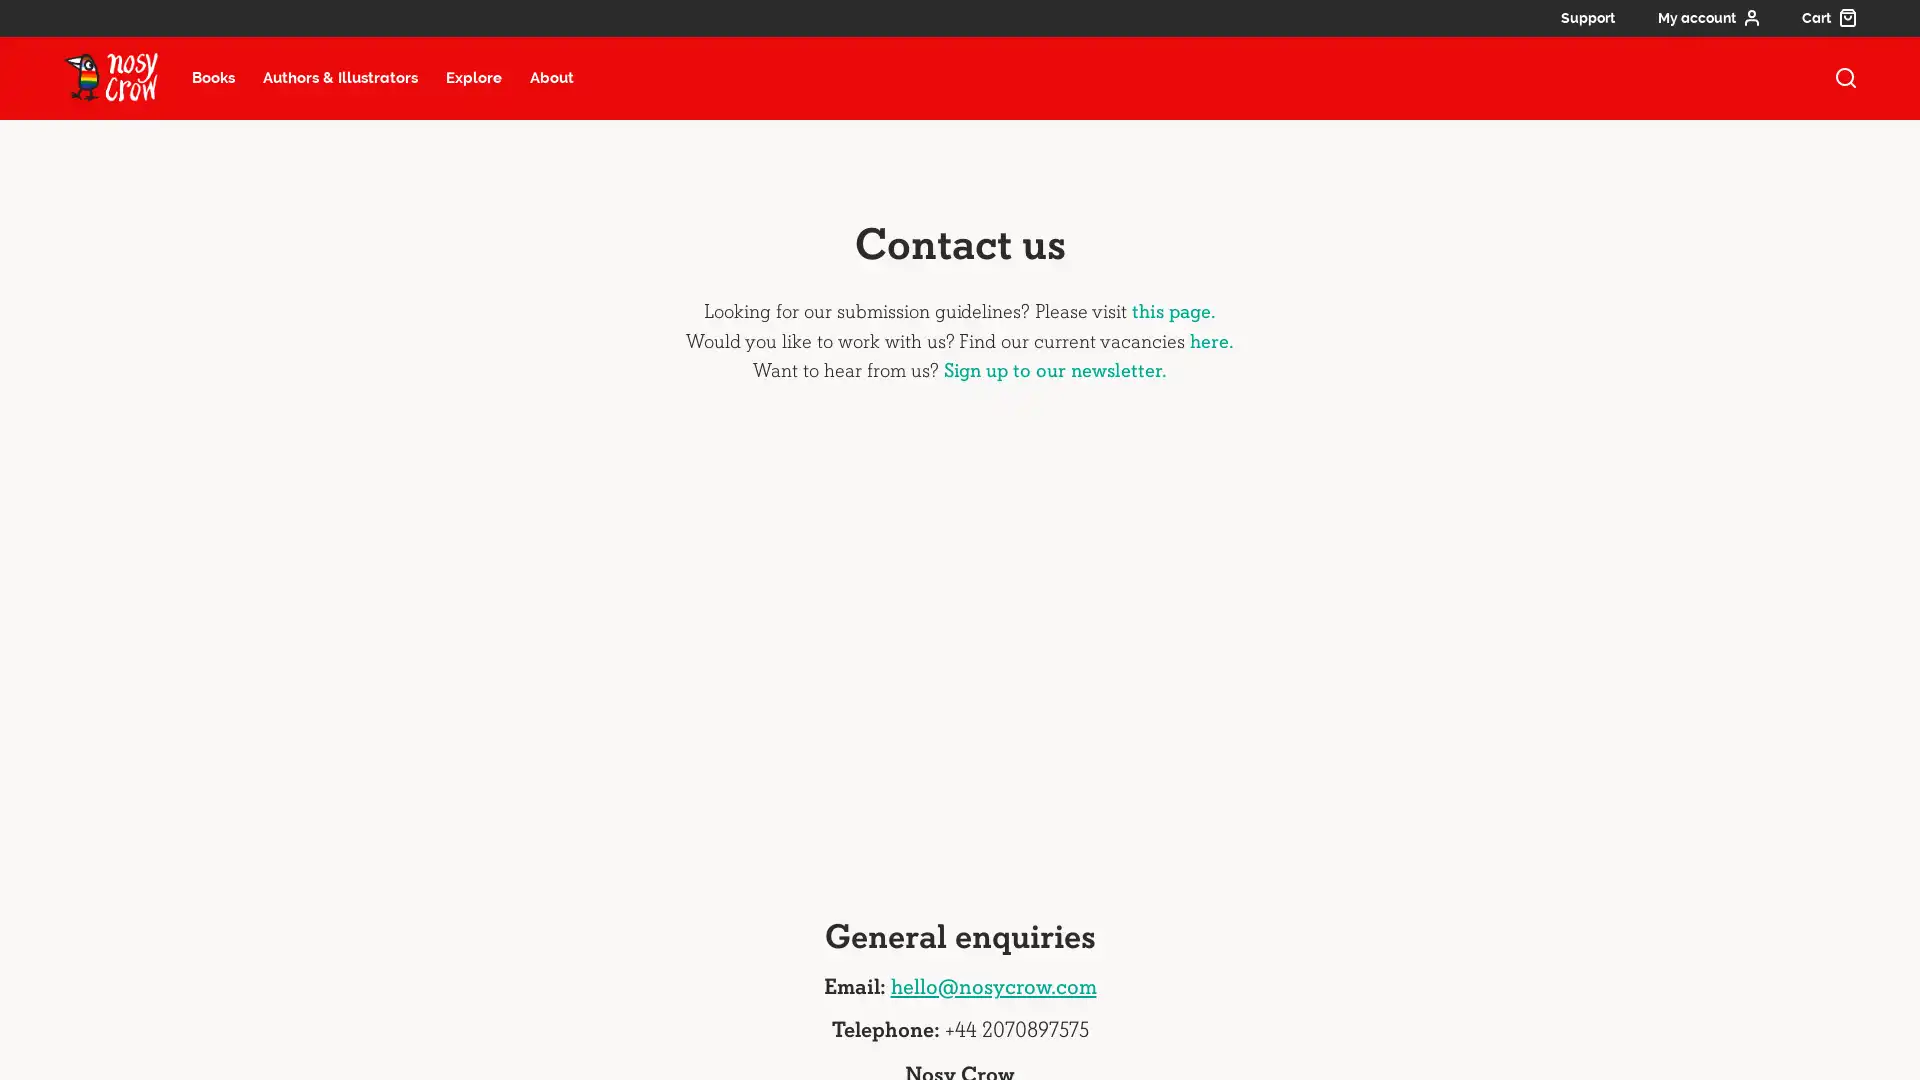  What do you see at coordinates (473, 76) in the screenshot?
I see `Explore menu item, select to open explore submenu (6 items)` at bounding box center [473, 76].